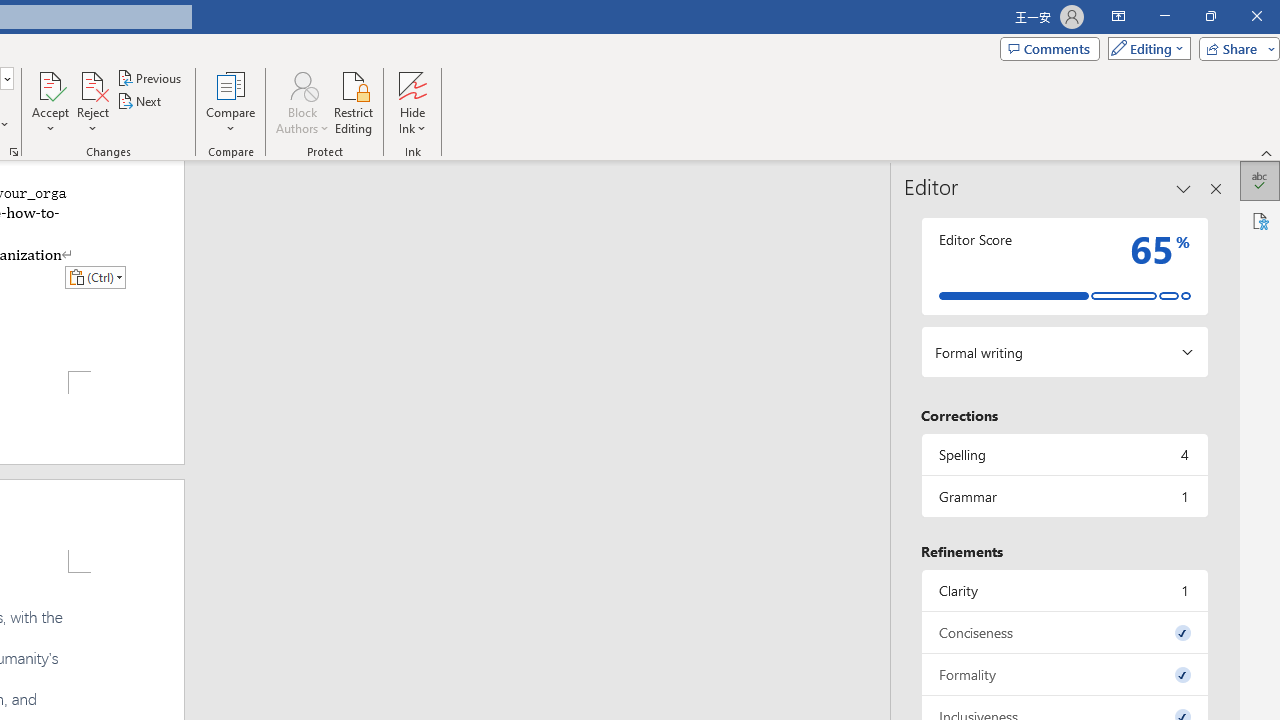 The height and width of the screenshot is (720, 1280). What do you see at coordinates (14, 150) in the screenshot?
I see `'Change Tracking Options...'` at bounding box center [14, 150].